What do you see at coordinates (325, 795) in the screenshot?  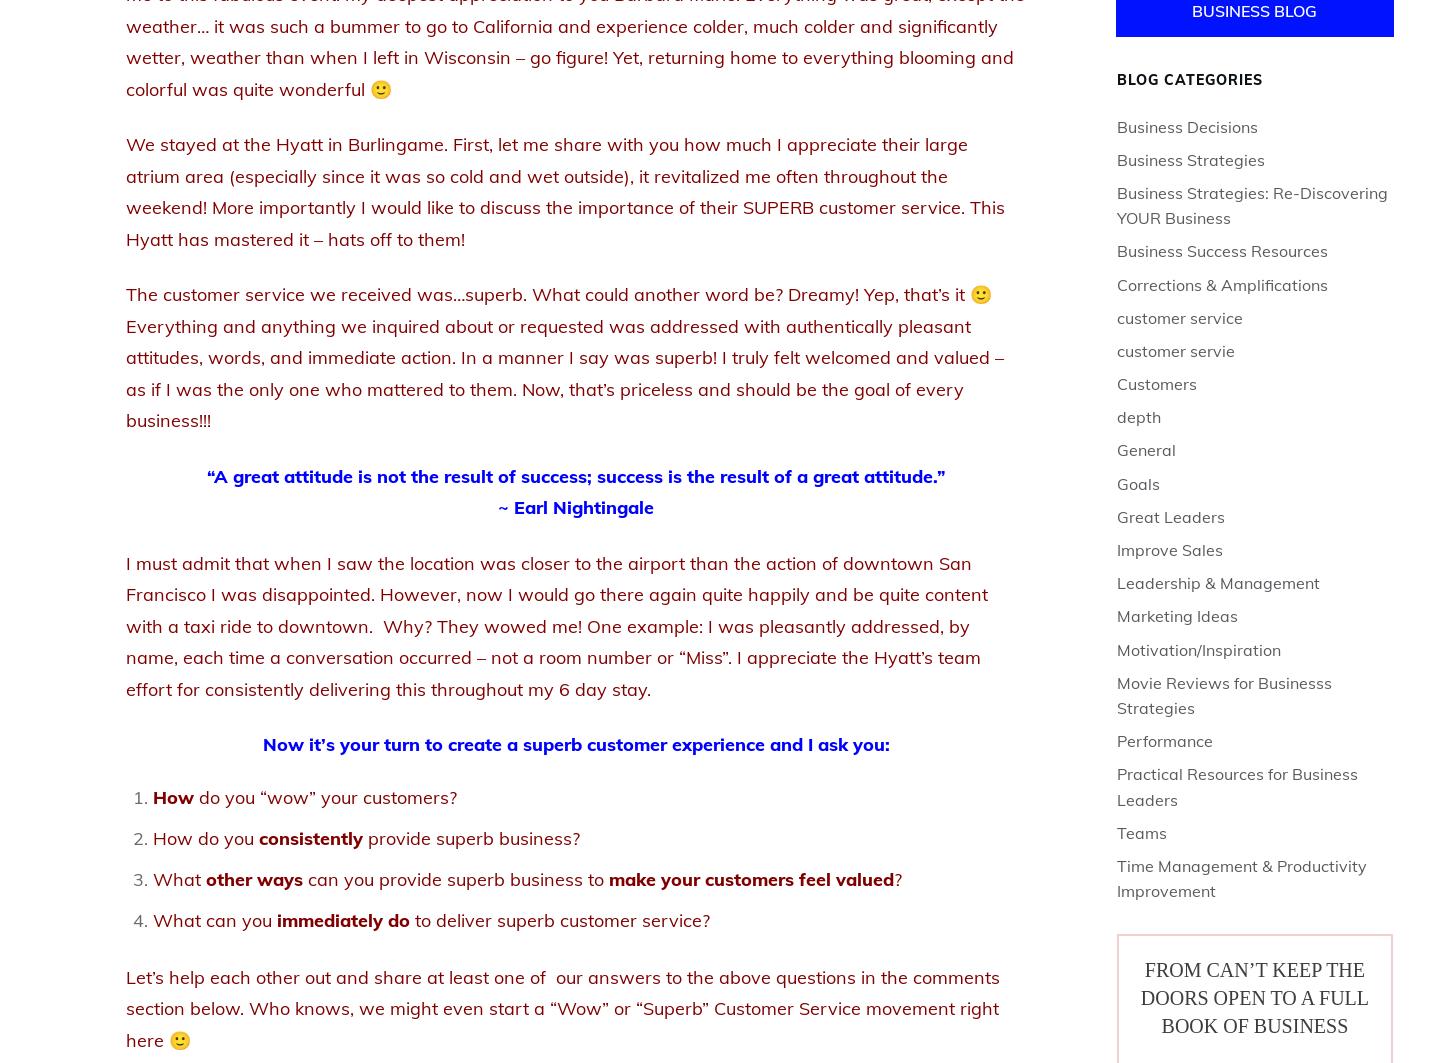 I see `'do you “wow” your customers?'` at bounding box center [325, 795].